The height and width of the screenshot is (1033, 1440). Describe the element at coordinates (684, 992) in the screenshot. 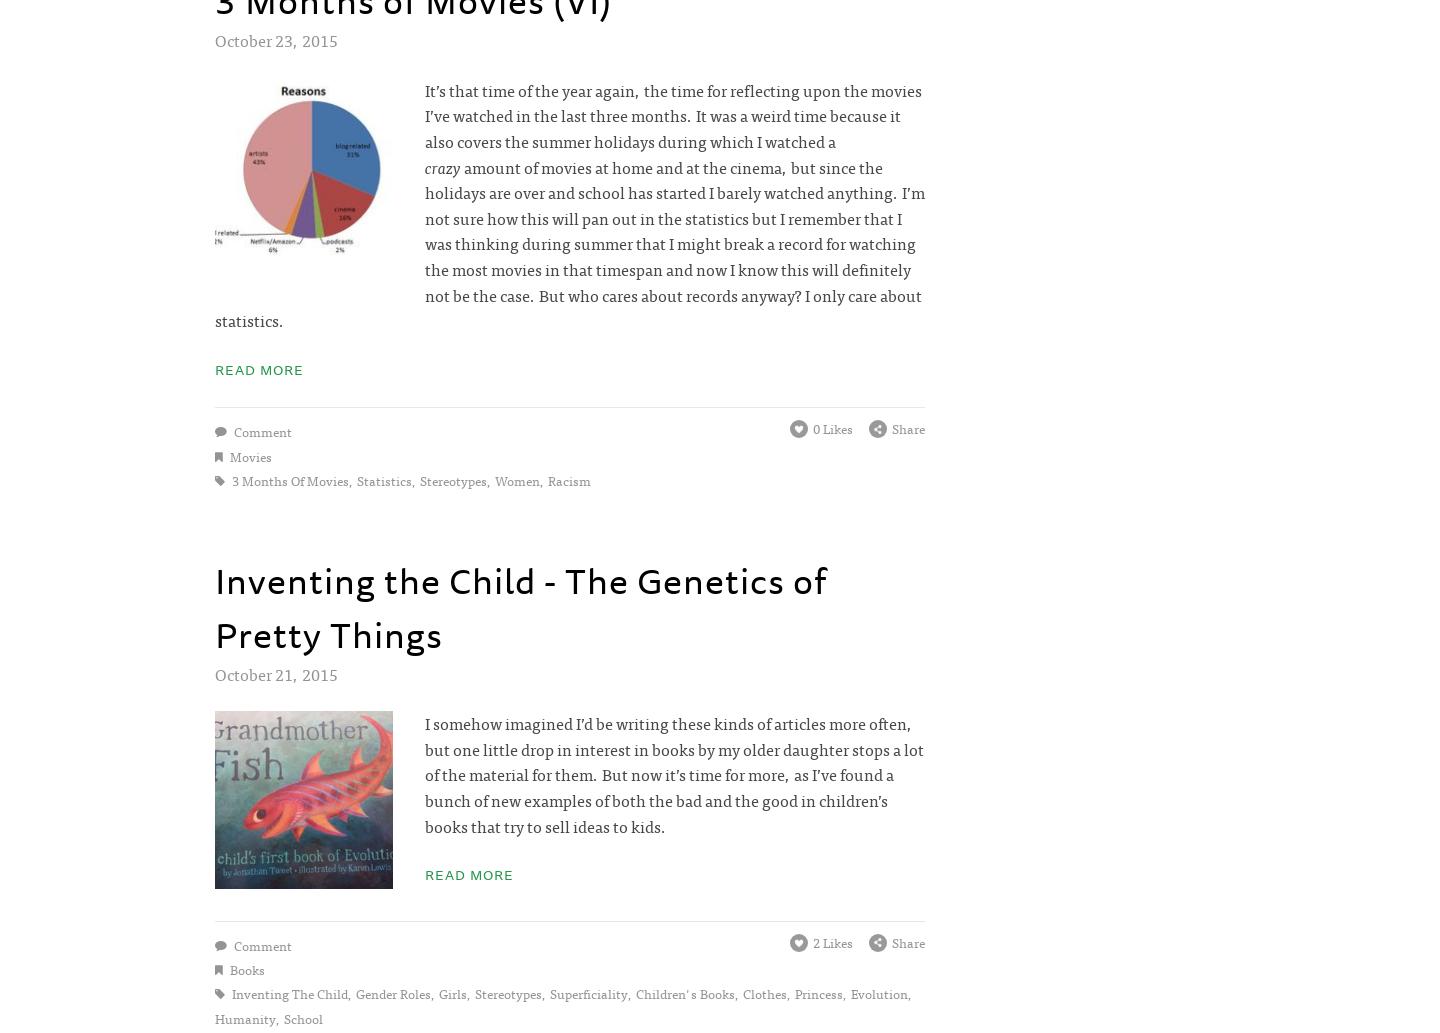

I see `'children's books'` at that location.